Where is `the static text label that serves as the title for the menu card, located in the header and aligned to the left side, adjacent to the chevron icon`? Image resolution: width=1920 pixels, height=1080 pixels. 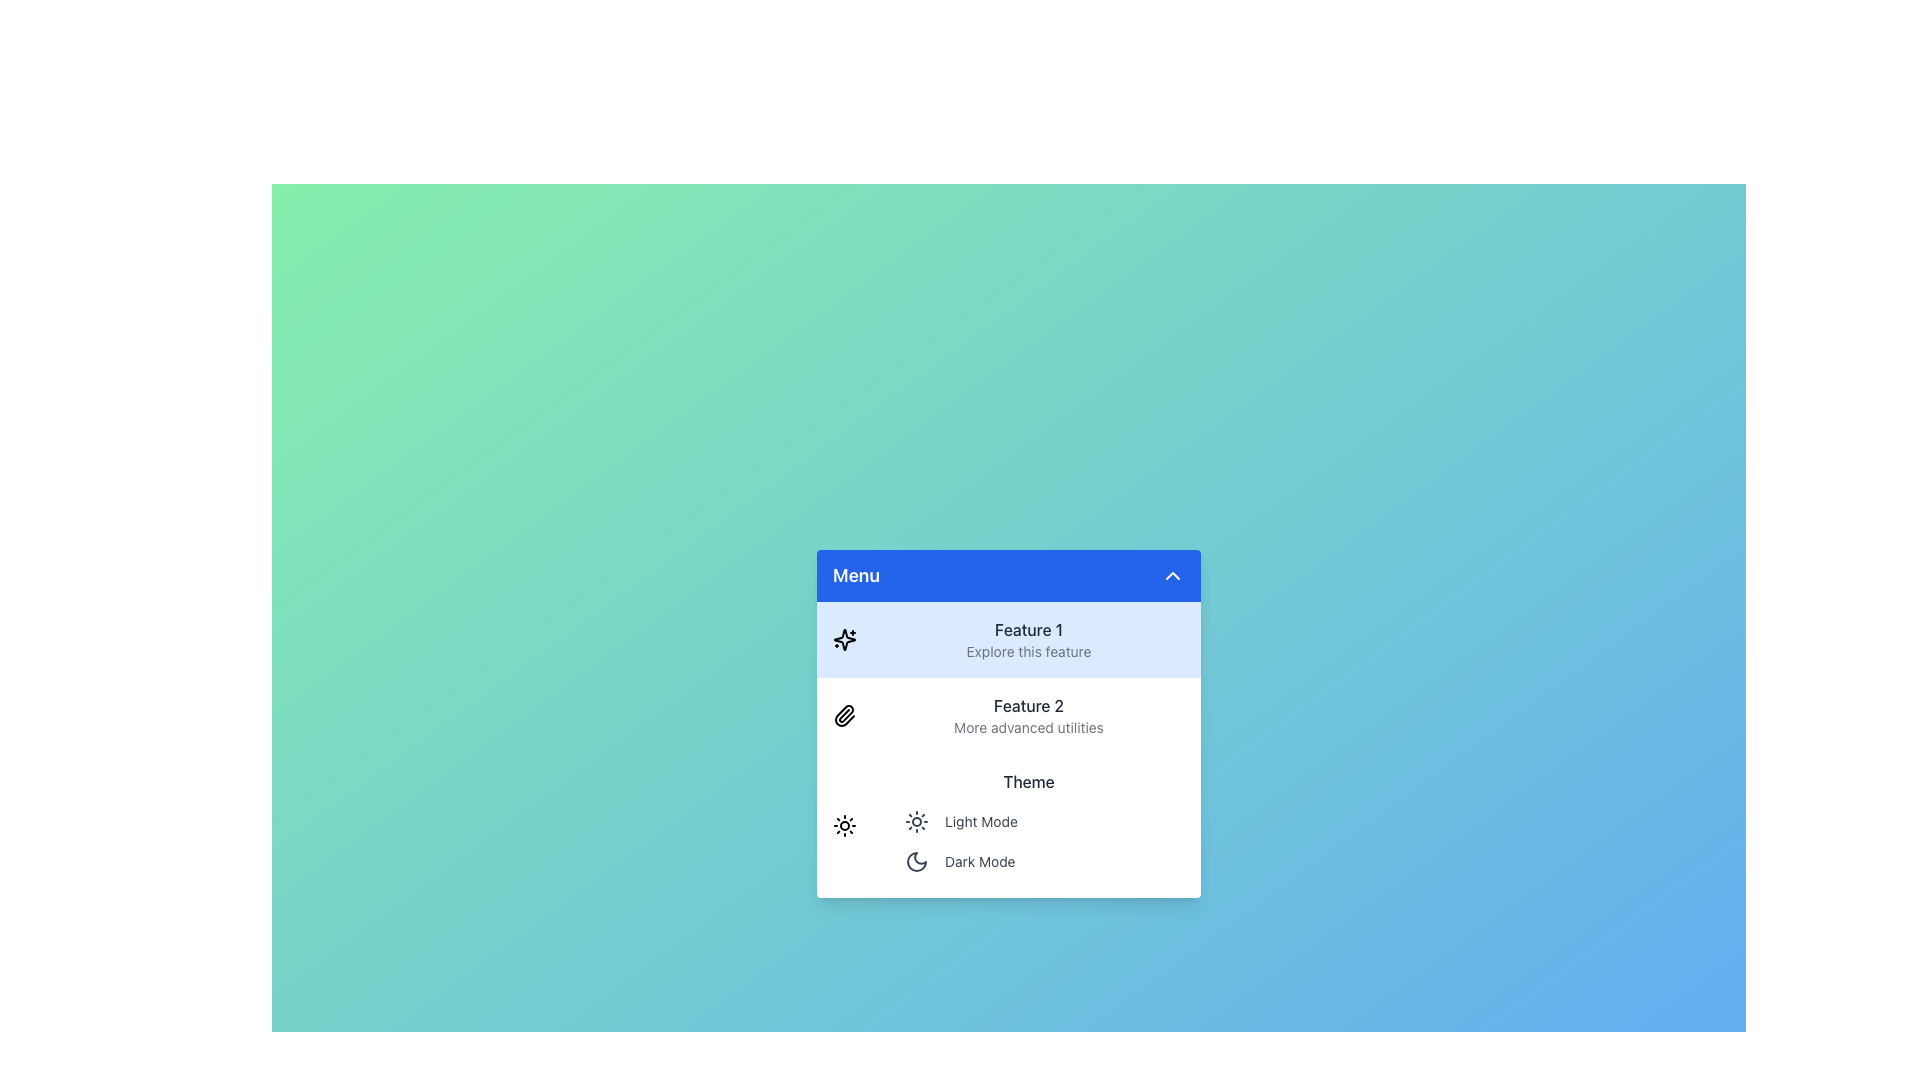
the static text label that serves as the title for the menu card, located in the header and aligned to the left side, adjacent to the chevron icon is located at coordinates (856, 575).